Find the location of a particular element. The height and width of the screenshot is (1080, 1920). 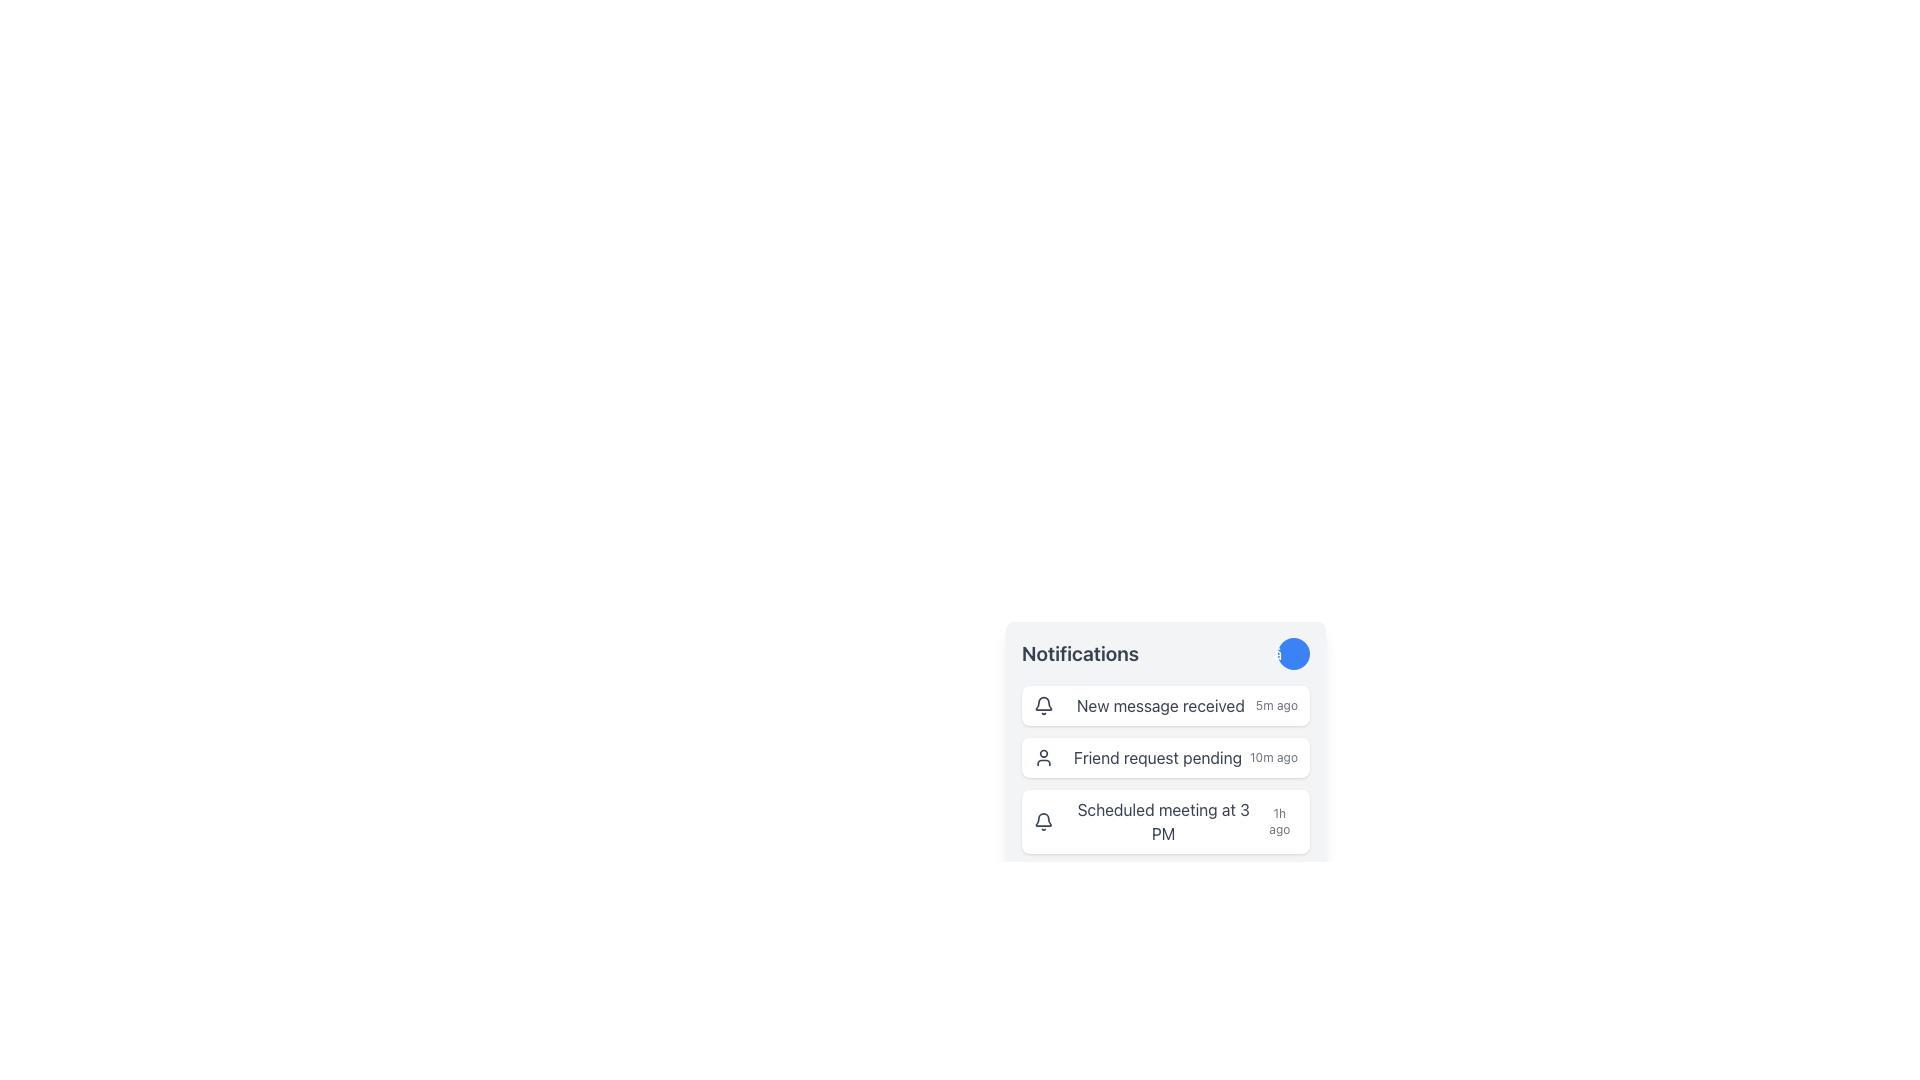

the status message indicating a friend request has been sent, located in the second notification card of the notification panel is located at coordinates (1157, 758).